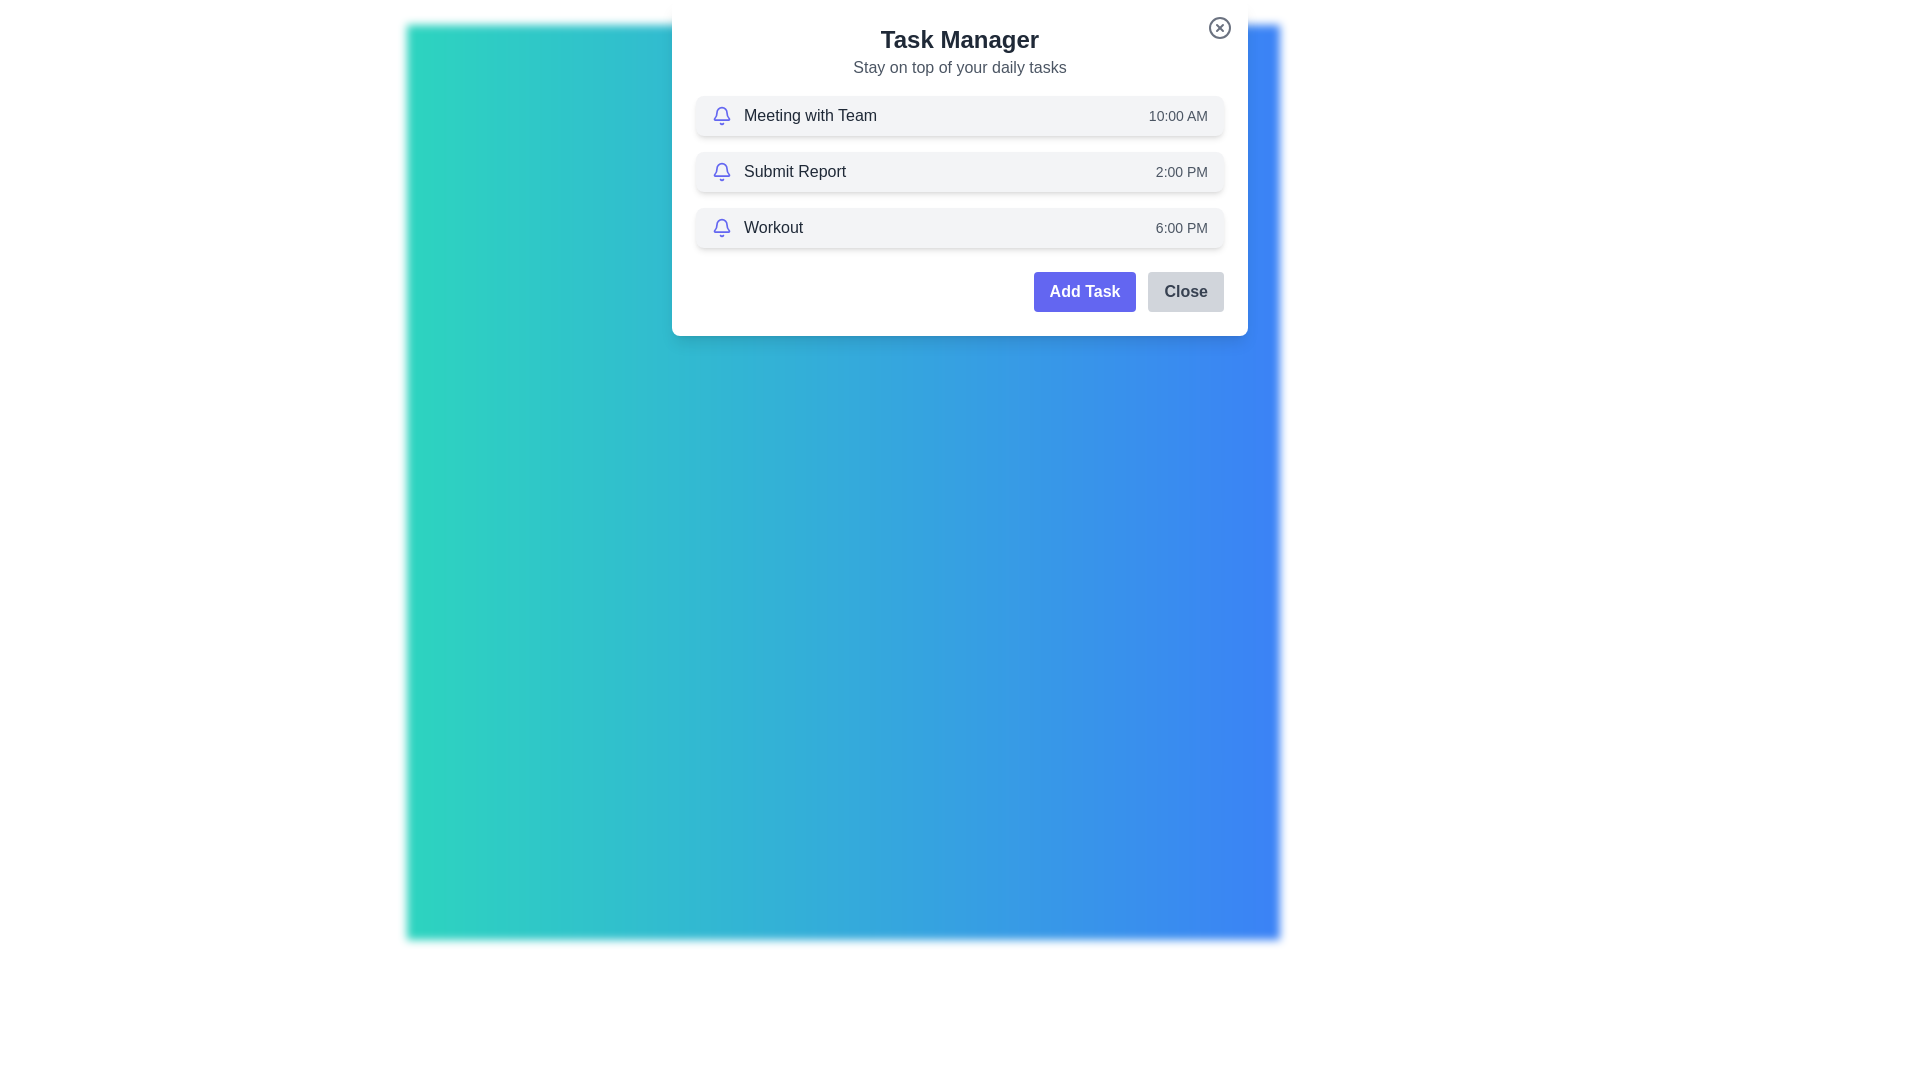 This screenshot has width=1920, height=1080. What do you see at coordinates (1181, 171) in the screenshot?
I see `the static text label displaying the scheduled time for the 'Submit Report' task, which is located in the second task box and aligned to the right of the task title` at bounding box center [1181, 171].